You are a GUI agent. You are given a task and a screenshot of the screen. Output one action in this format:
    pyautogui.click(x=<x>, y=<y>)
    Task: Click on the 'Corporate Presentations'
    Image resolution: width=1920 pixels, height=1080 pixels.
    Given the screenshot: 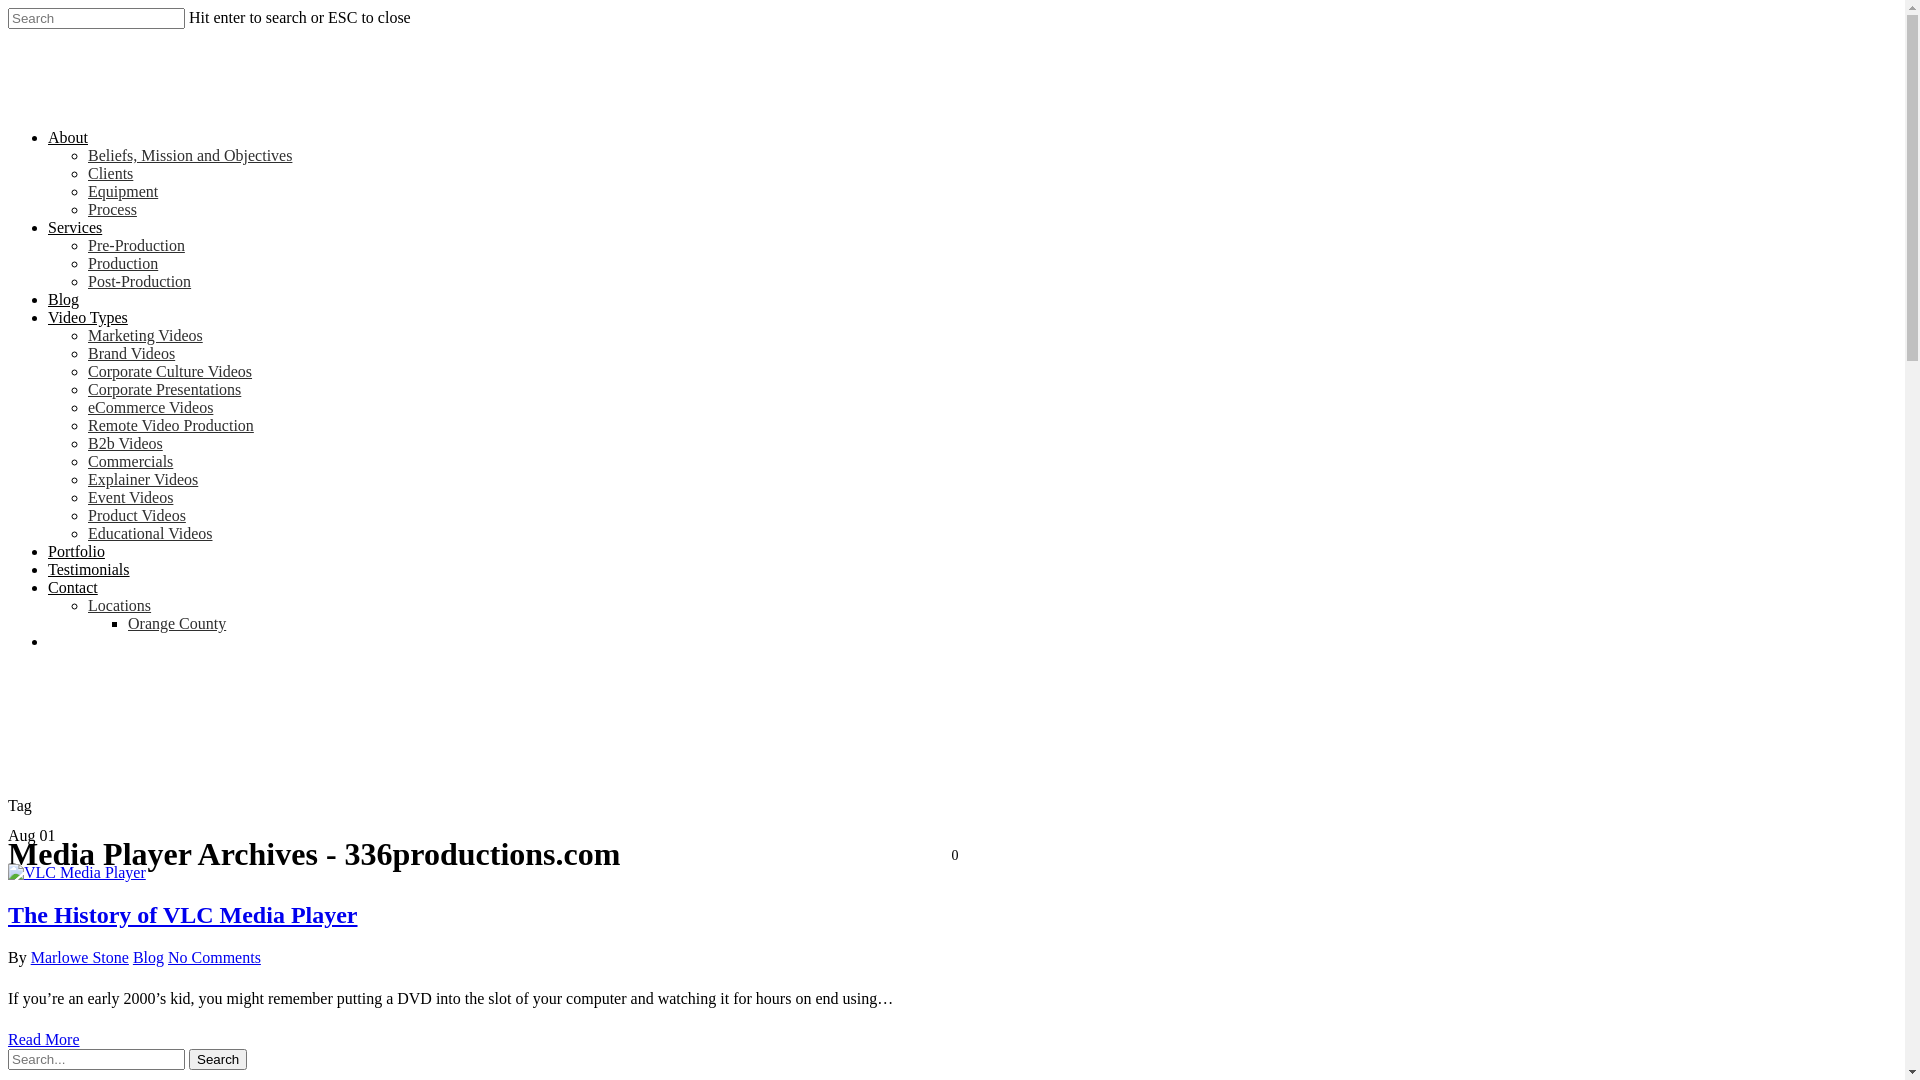 What is the action you would take?
    pyautogui.click(x=86, y=389)
    